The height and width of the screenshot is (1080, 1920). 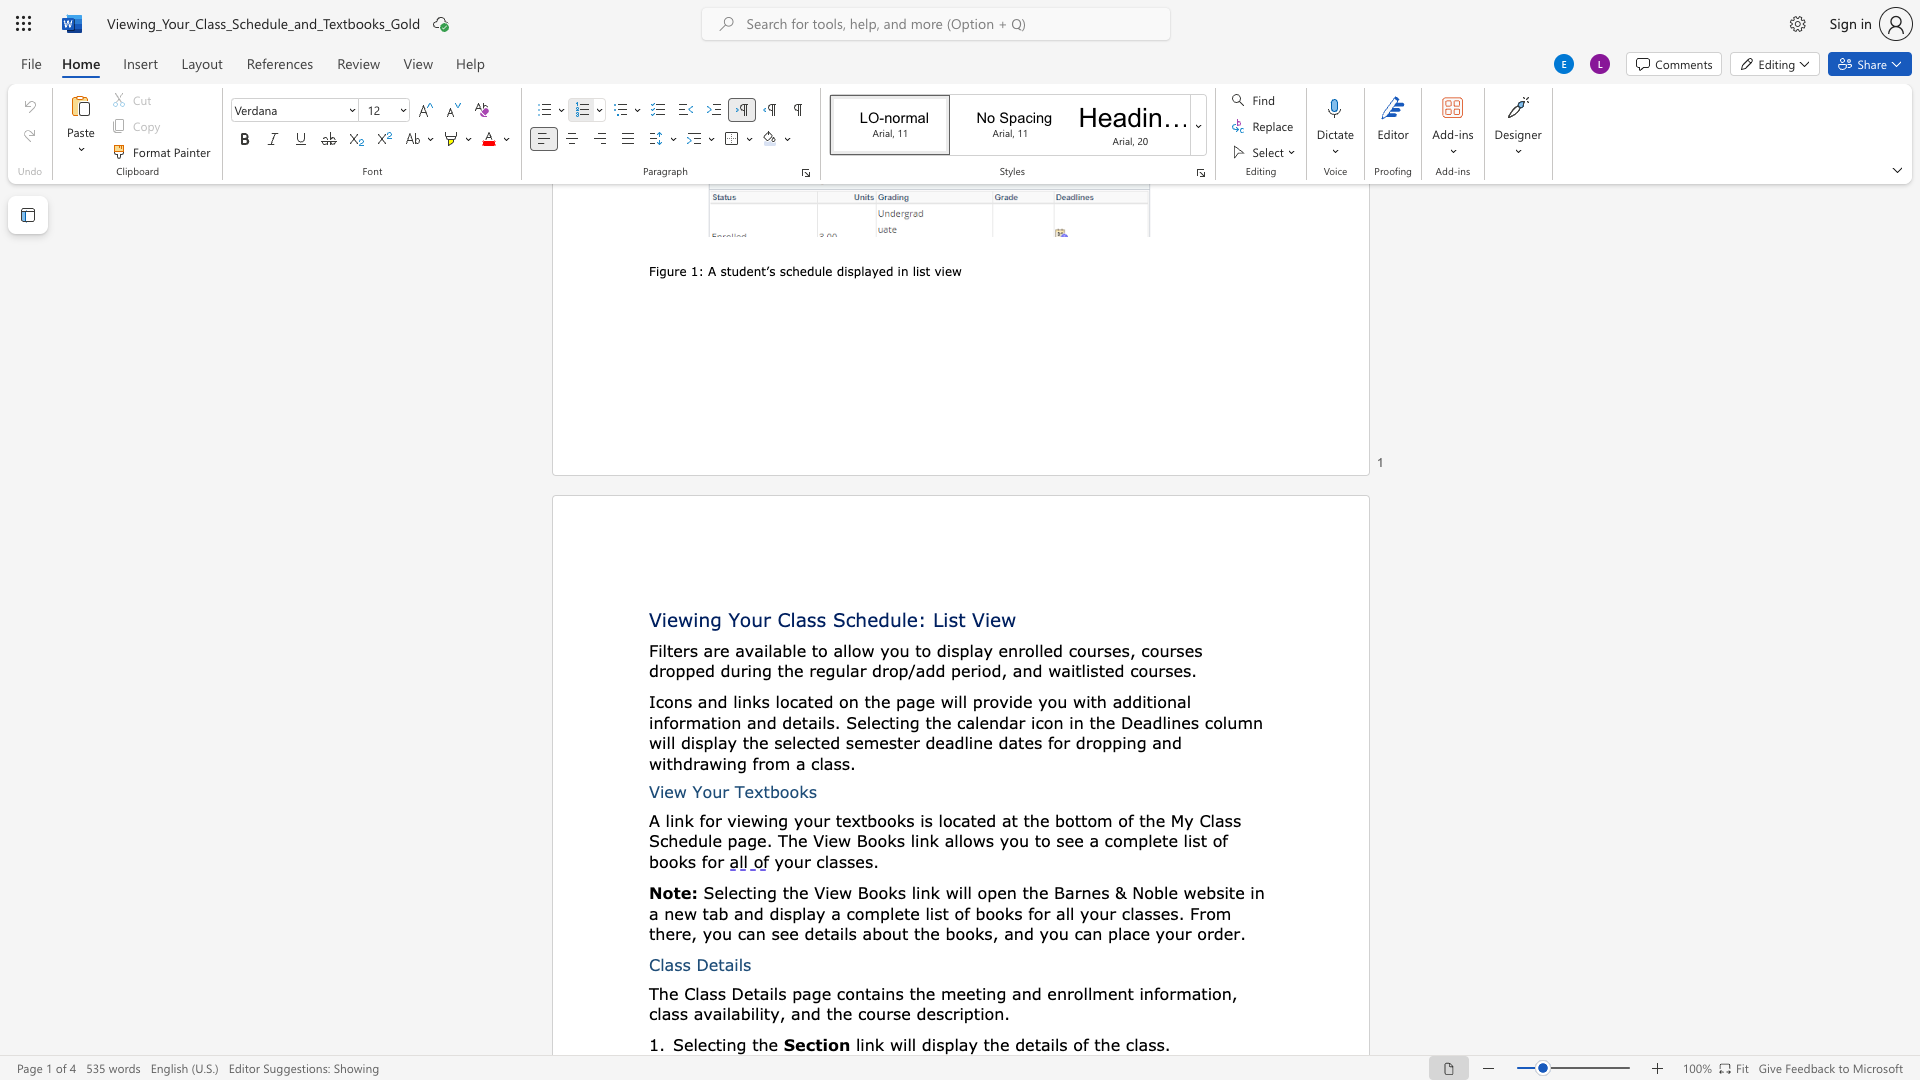 What do you see at coordinates (854, 670) in the screenshot?
I see `the 7th character "a" in the text` at bounding box center [854, 670].